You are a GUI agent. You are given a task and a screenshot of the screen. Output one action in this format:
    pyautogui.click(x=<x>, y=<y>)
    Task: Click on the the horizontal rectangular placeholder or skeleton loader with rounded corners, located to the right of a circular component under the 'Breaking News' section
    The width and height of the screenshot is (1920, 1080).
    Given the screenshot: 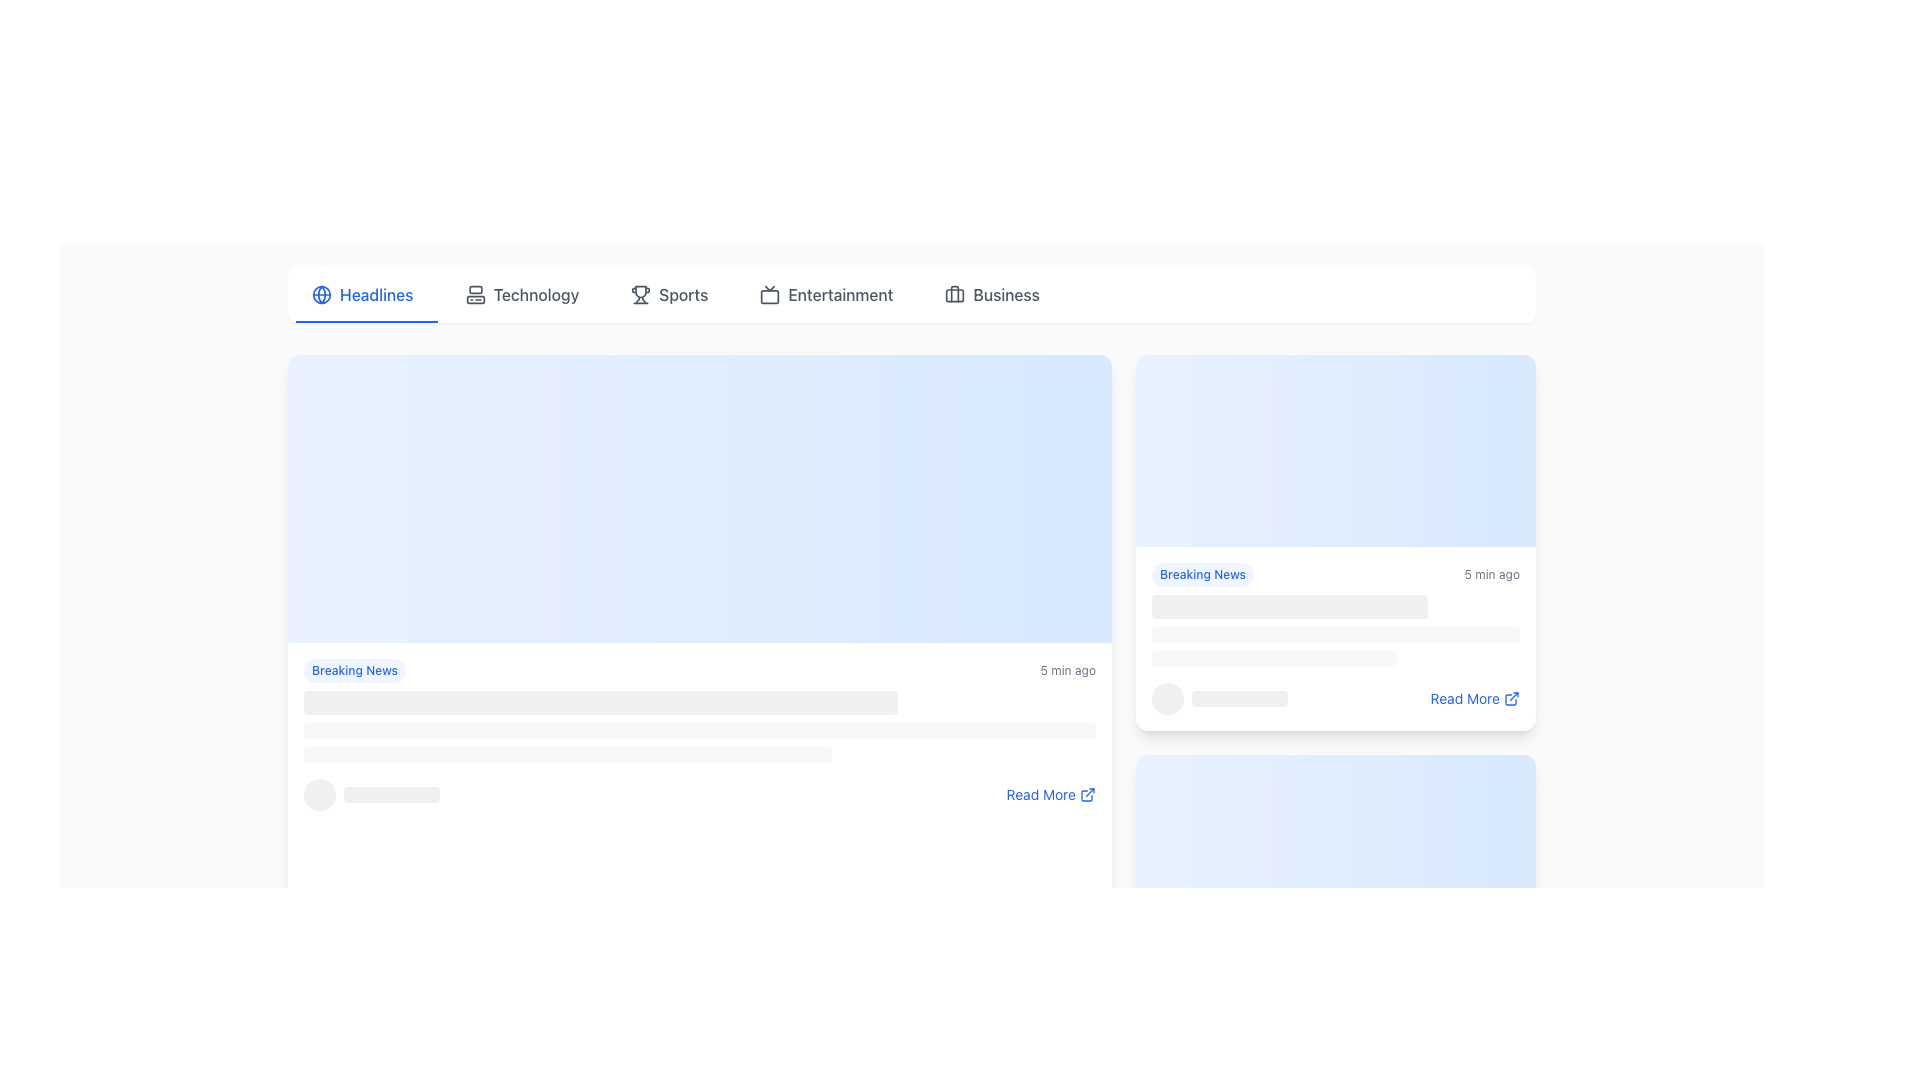 What is the action you would take?
    pyautogui.click(x=392, y=793)
    